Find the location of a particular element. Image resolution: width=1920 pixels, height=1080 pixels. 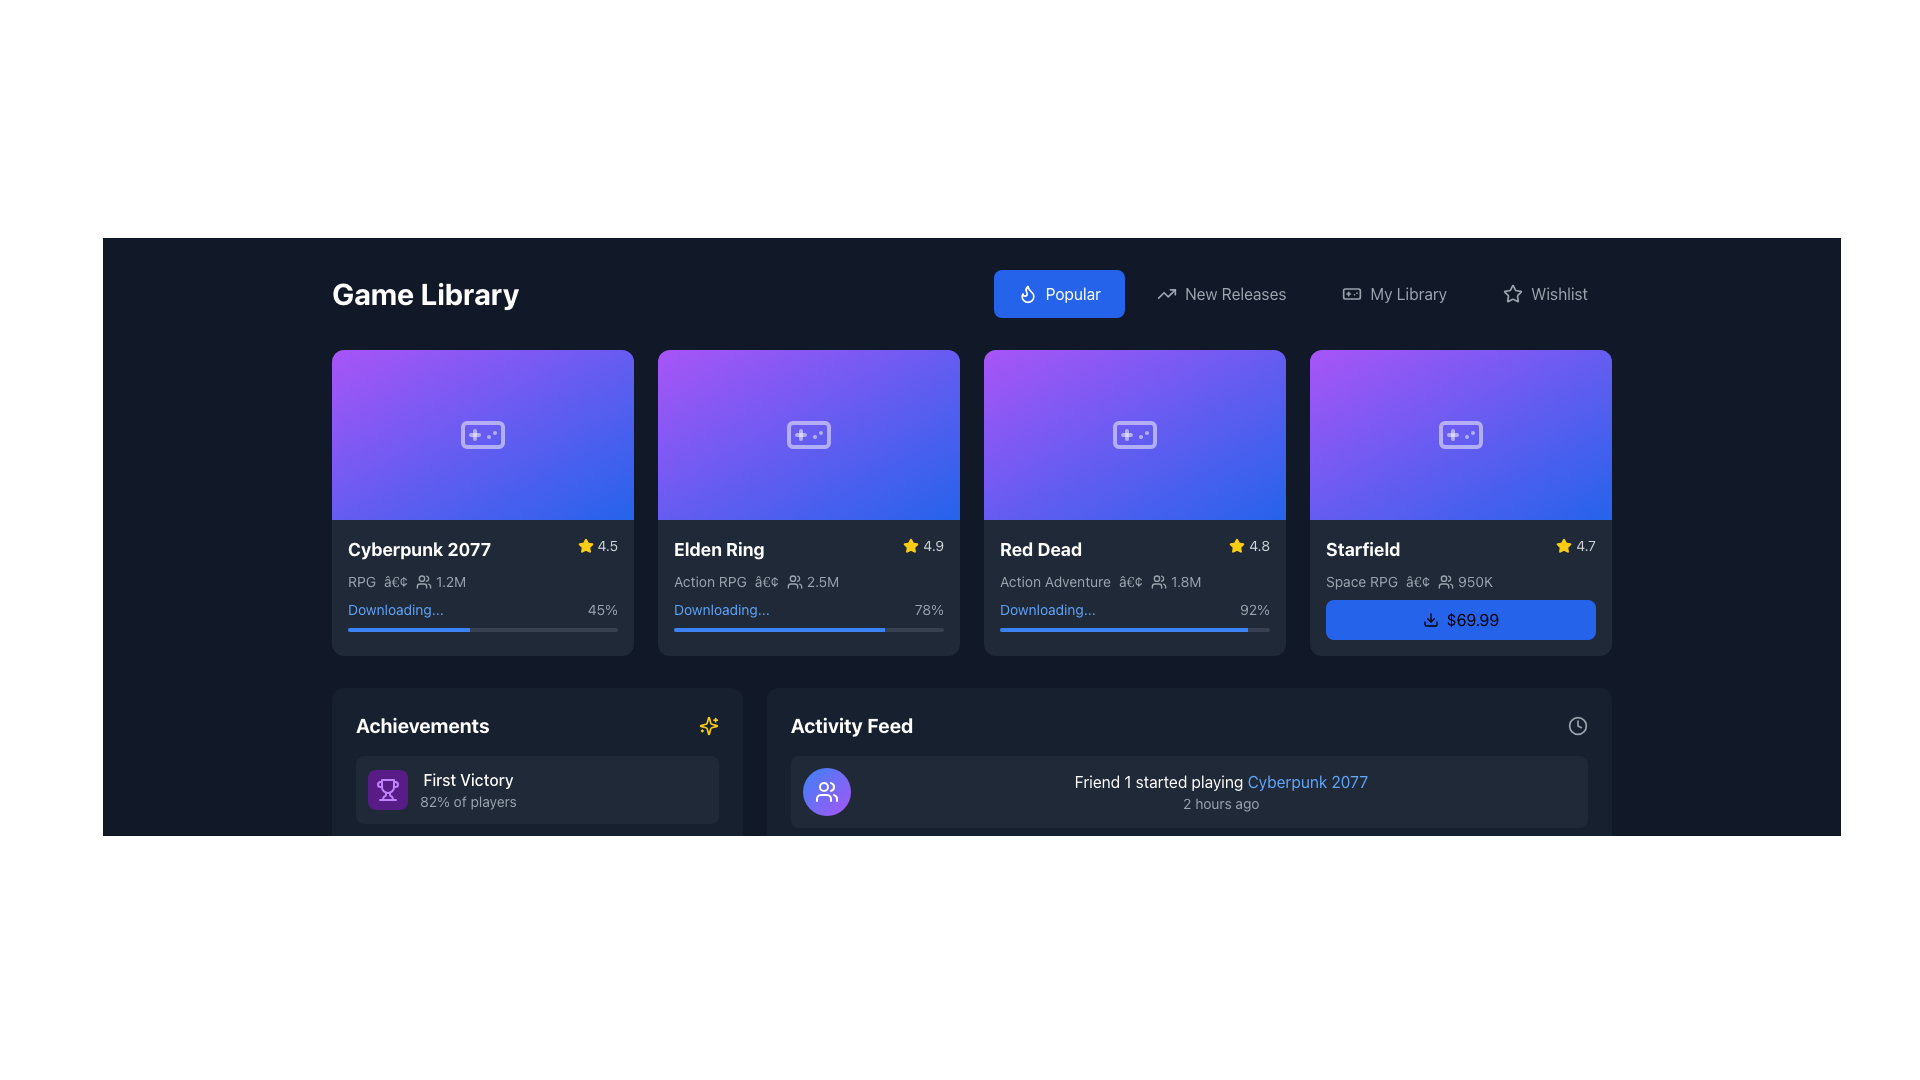

the third interactive button from the left, located between 'New Releases' and 'Wishlist' is located at coordinates (1393, 293).